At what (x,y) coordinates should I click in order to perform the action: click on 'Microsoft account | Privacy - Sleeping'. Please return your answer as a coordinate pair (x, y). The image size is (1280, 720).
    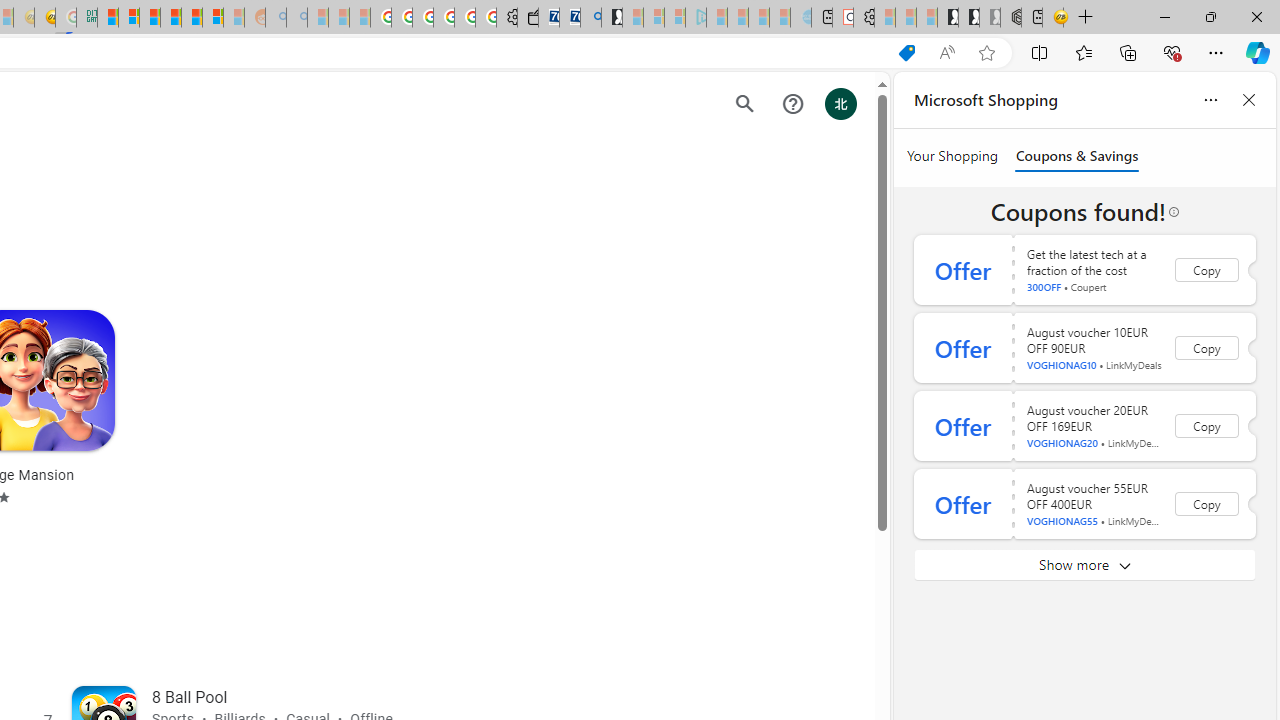
    Looking at the image, I should click on (674, 17).